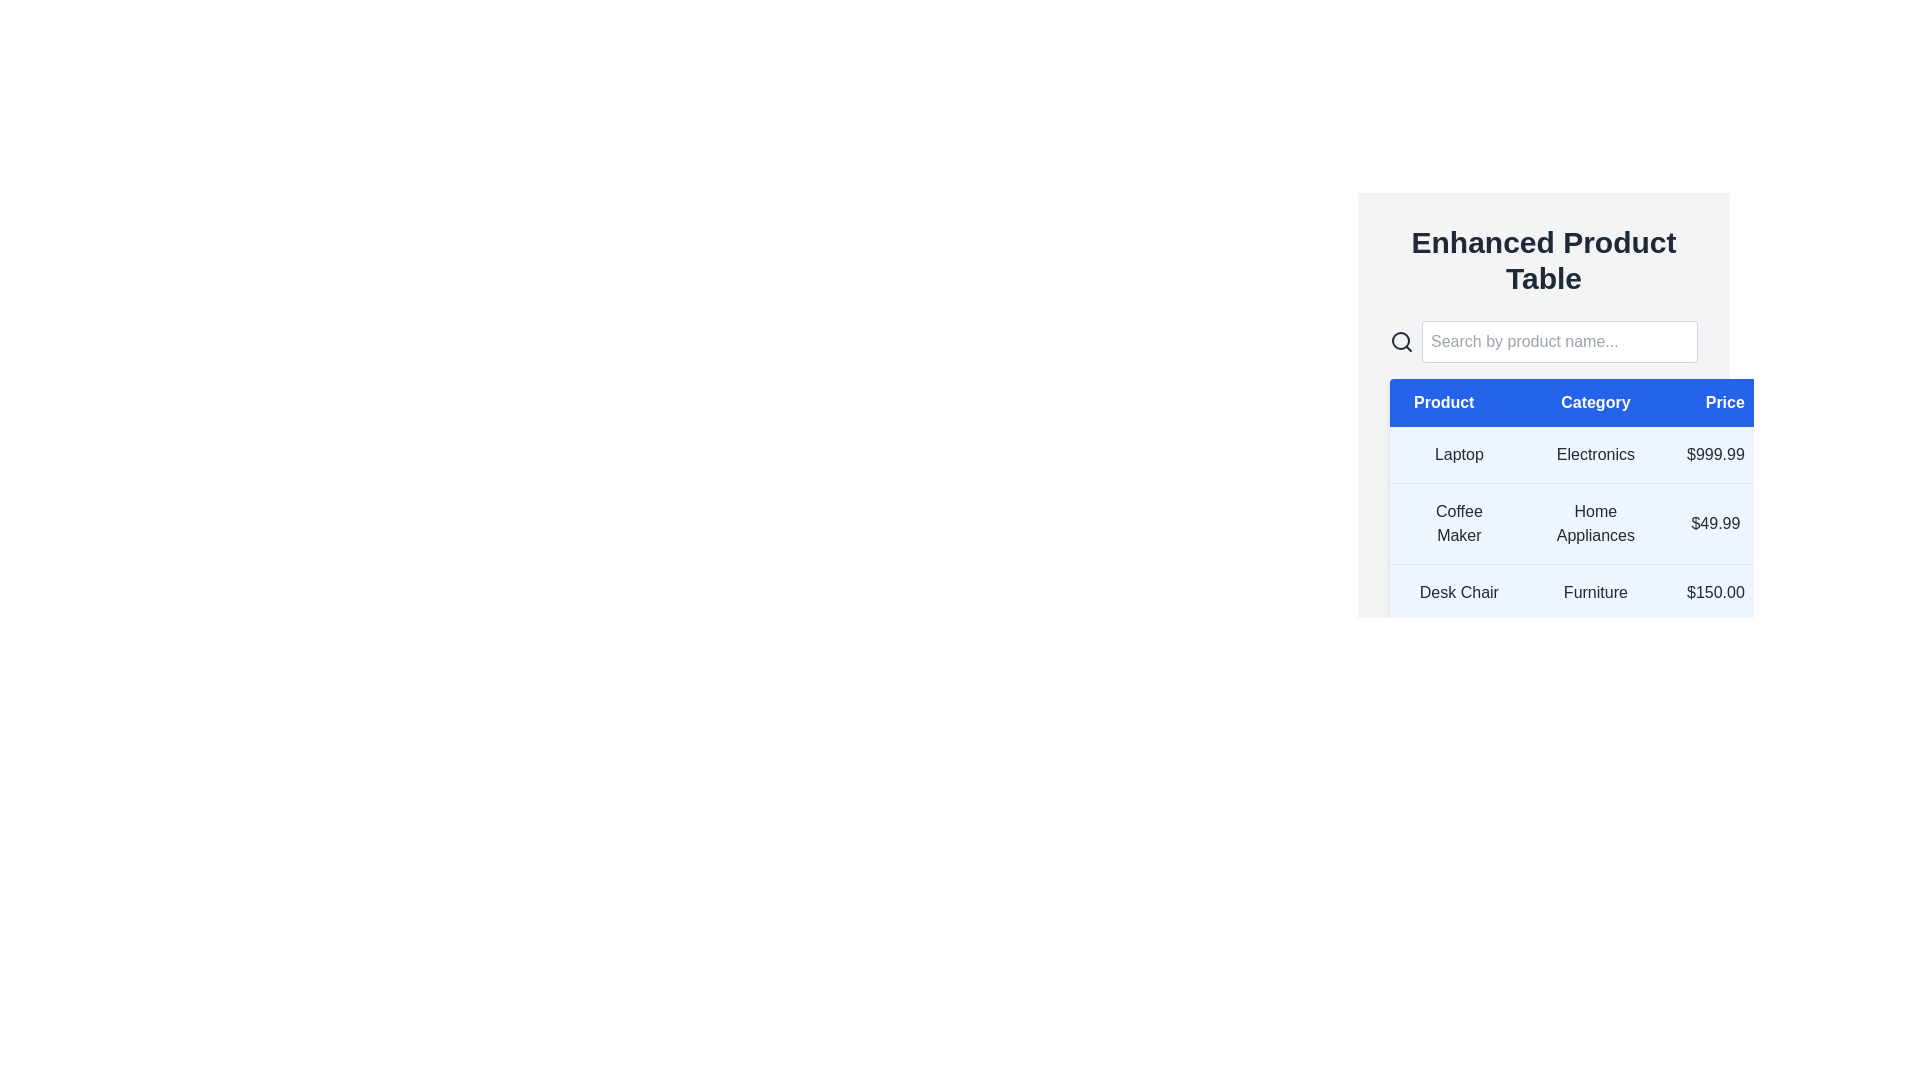 This screenshot has height=1080, width=1920. Describe the element at coordinates (1578, 402) in the screenshot. I see `the Table Header Row which contains the labels 'Product,' 'Category,' and 'Price' with a blue background and white text` at that location.